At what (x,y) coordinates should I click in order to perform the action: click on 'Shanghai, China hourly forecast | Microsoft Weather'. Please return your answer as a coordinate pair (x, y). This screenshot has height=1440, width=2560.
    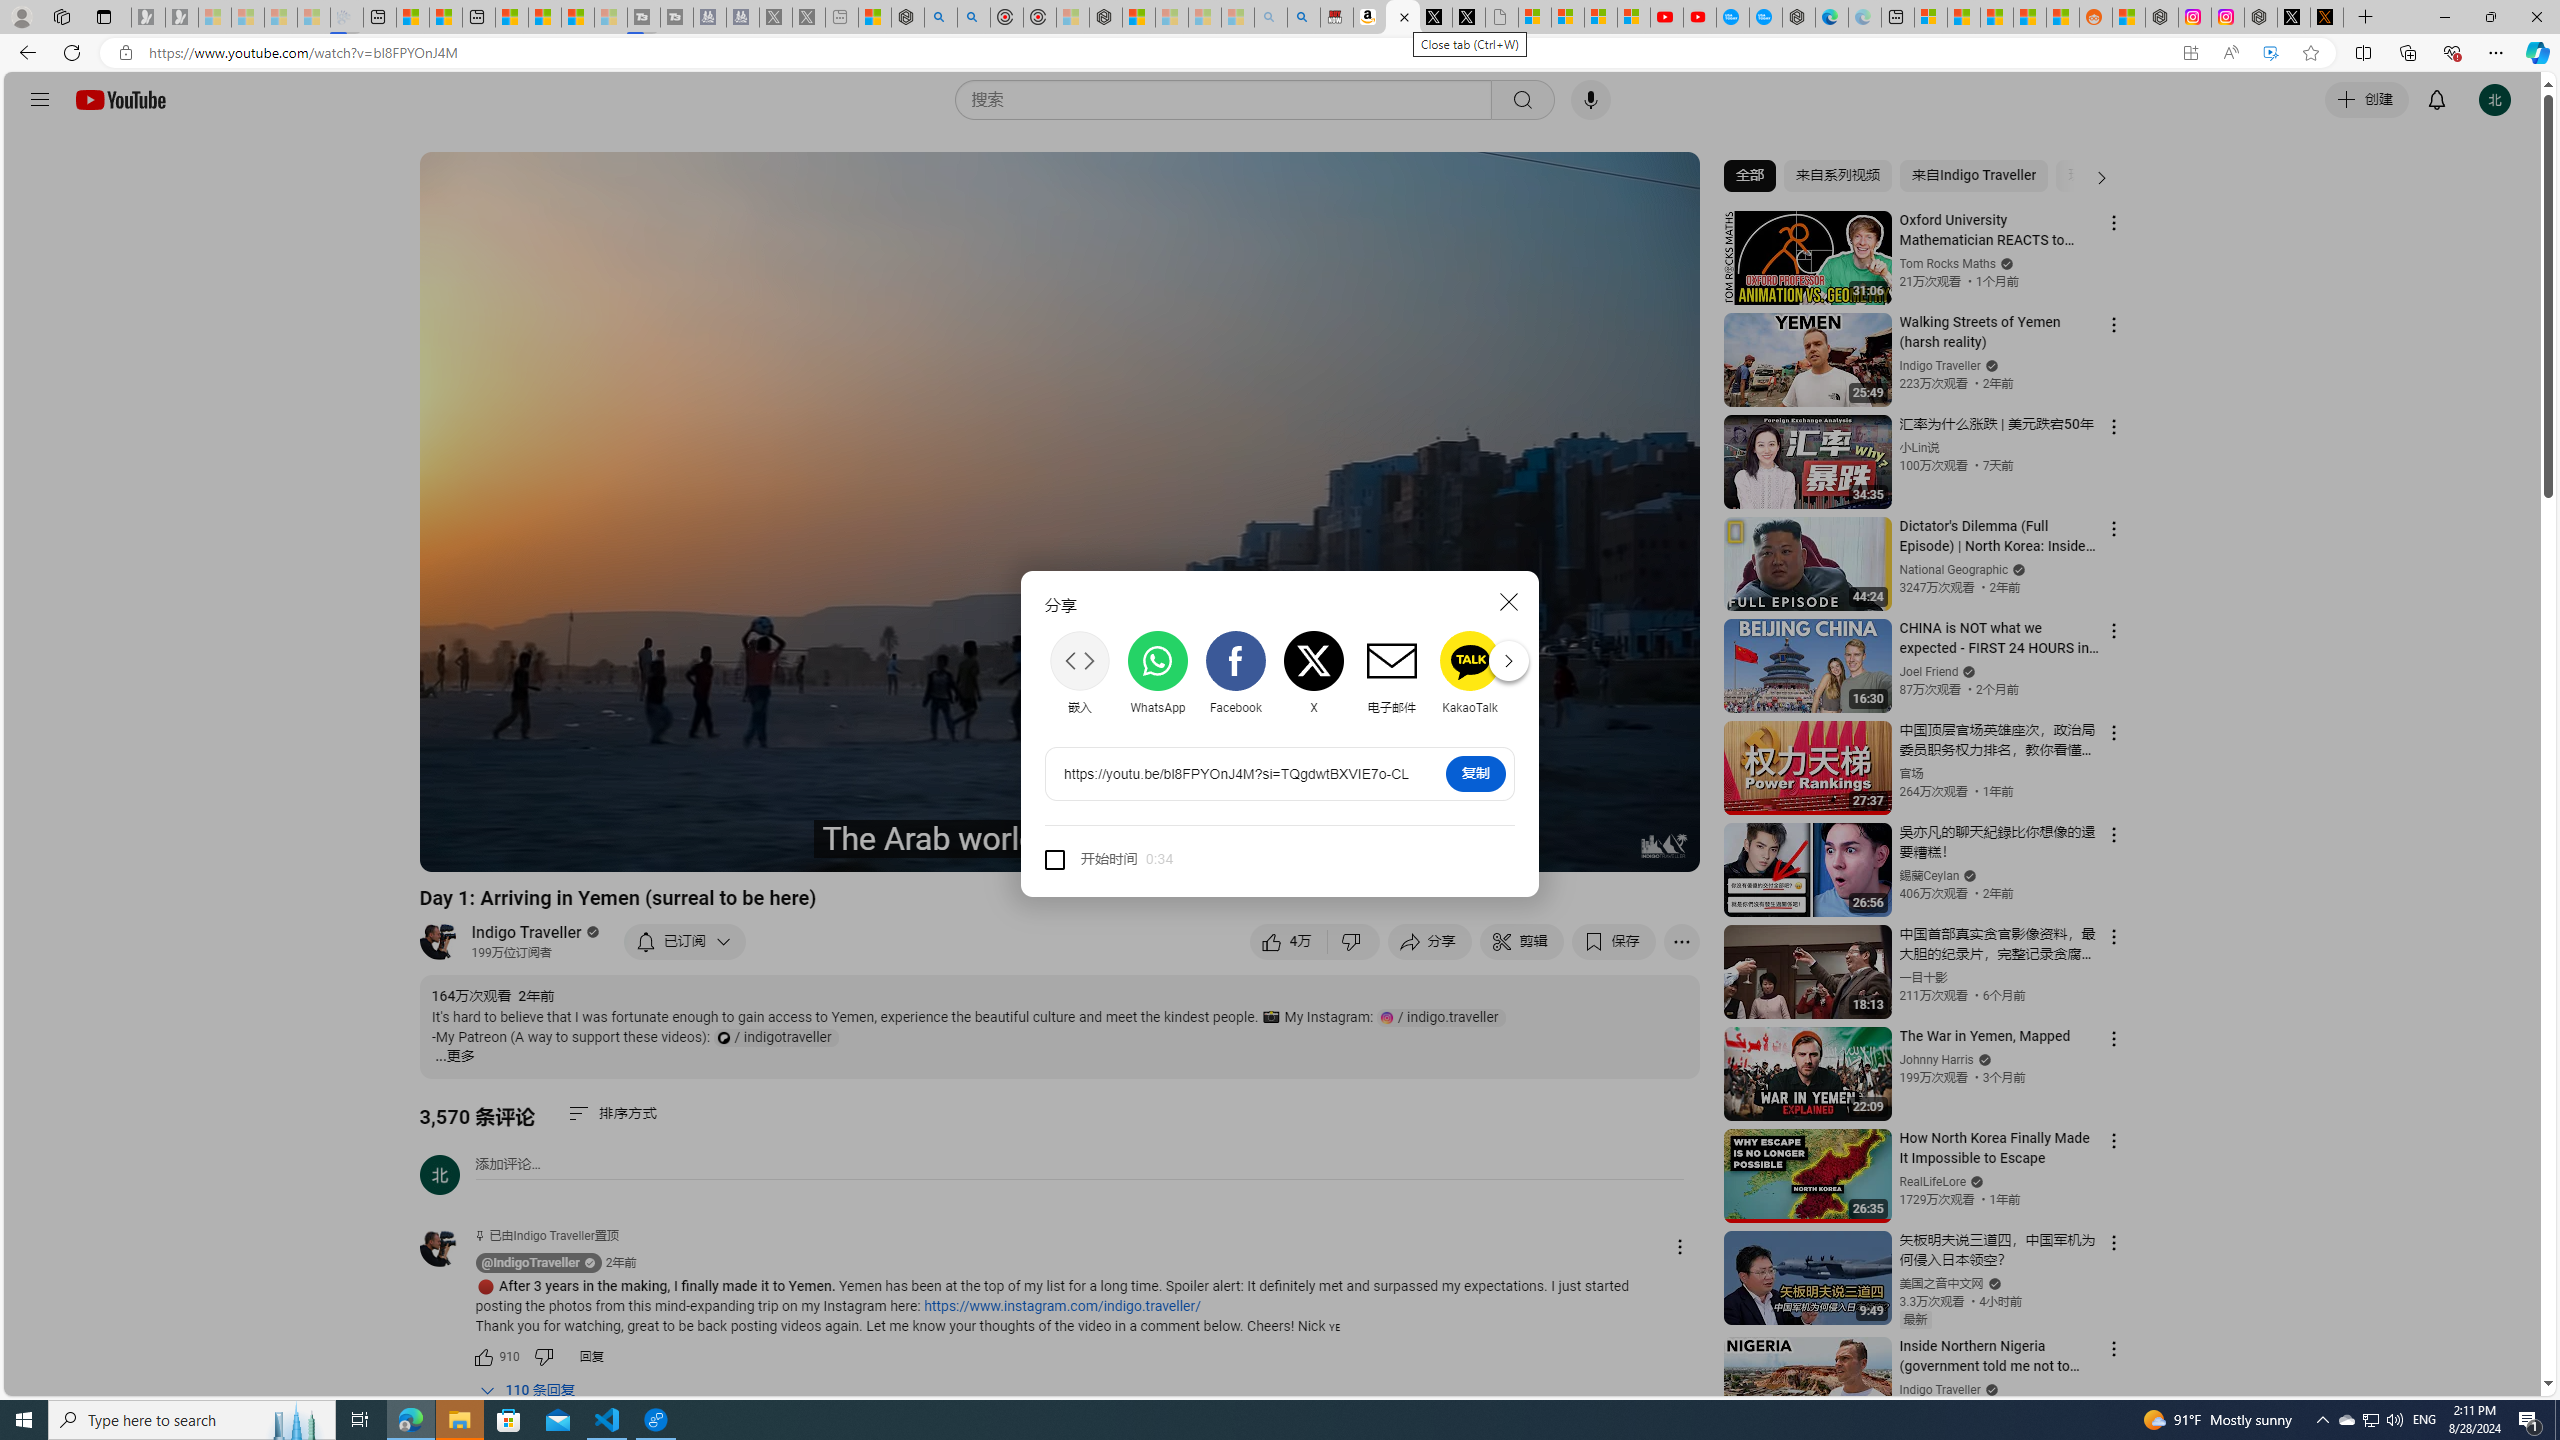
    Looking at the image, I should click on (1996, 16).